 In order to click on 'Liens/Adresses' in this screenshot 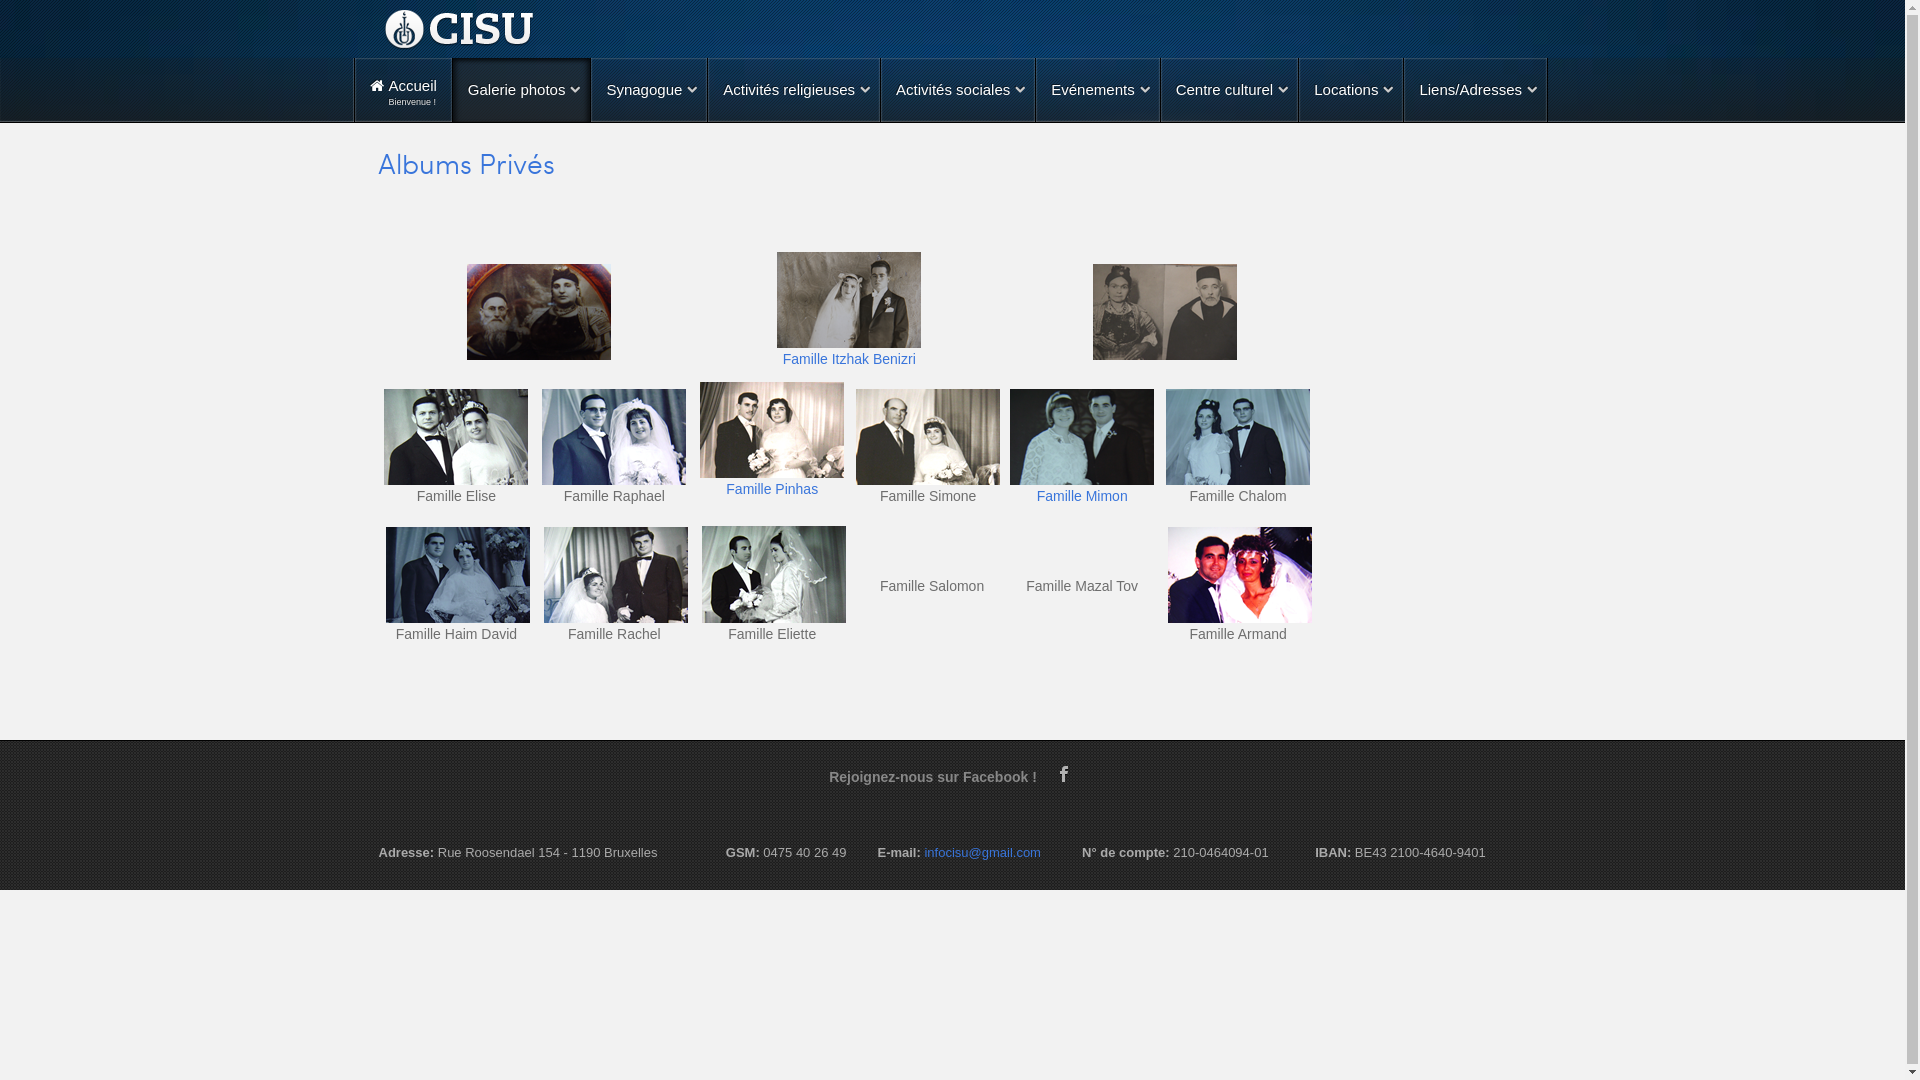, I will do `click(1402, 88)`.